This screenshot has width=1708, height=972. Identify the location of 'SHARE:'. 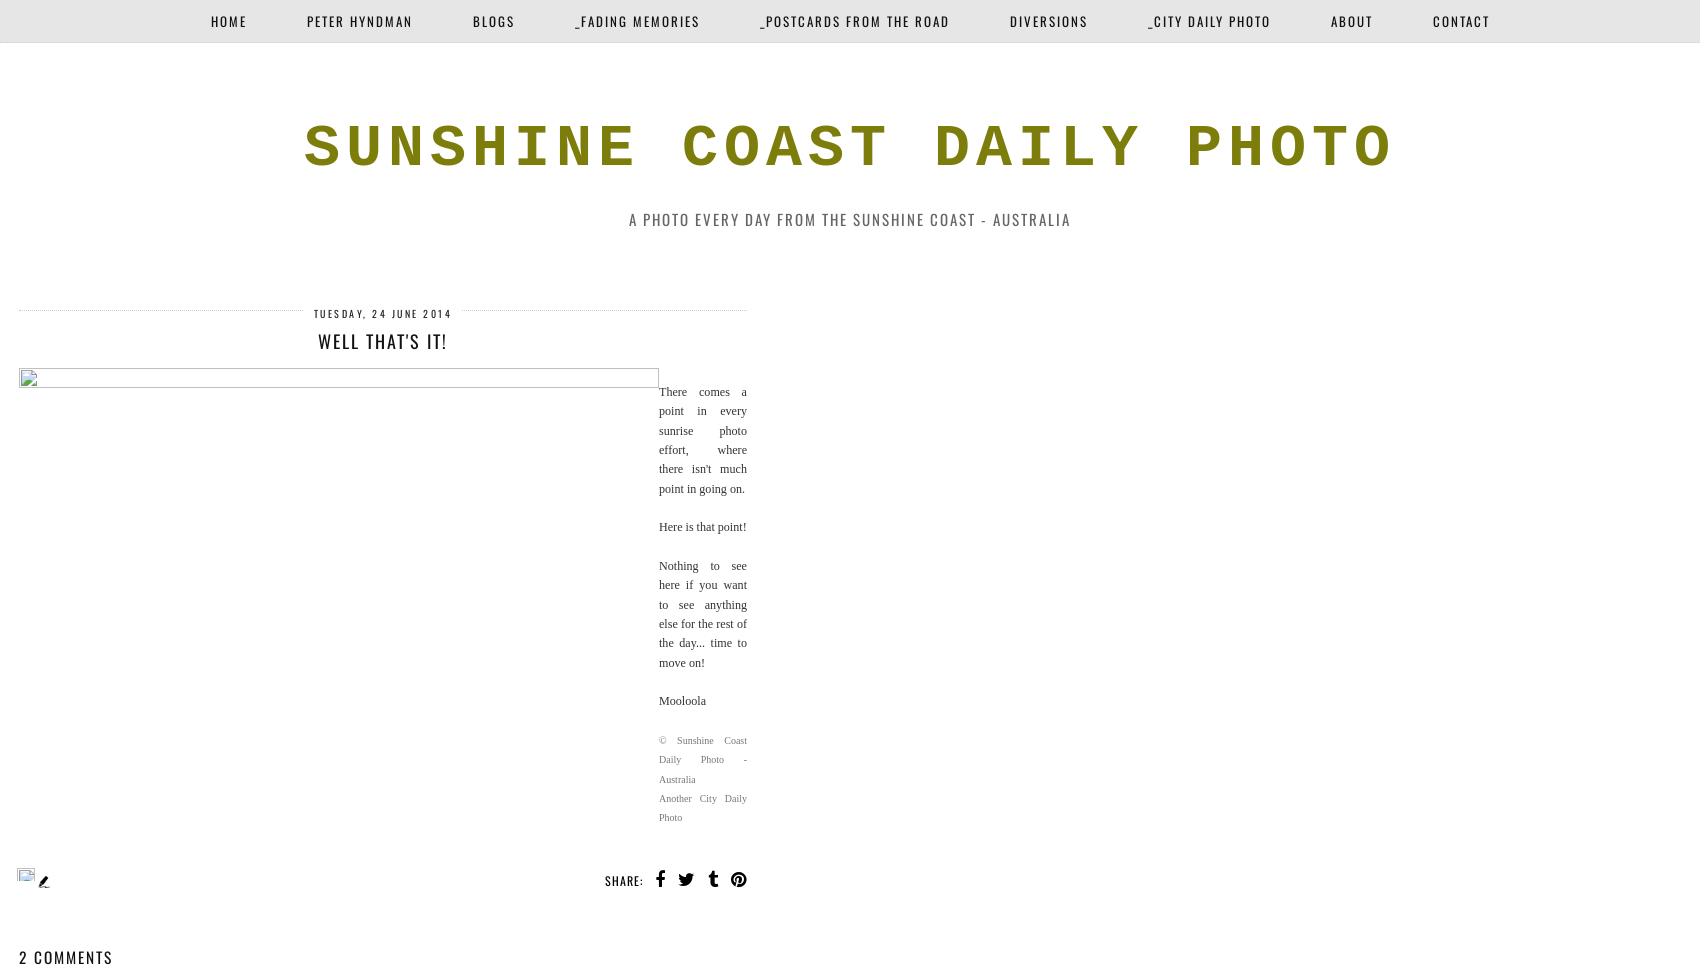
(623, 880).